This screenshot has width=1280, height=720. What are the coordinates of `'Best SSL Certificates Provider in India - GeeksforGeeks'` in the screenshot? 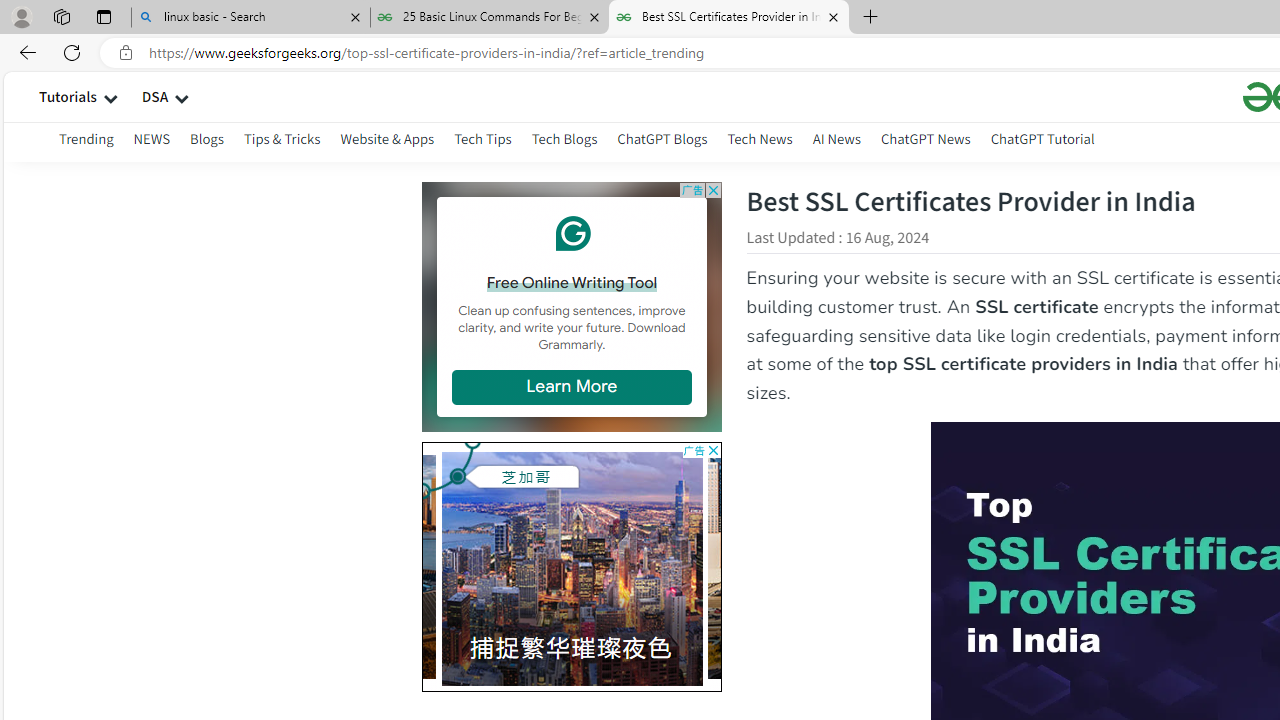 It's located at (728, 17).